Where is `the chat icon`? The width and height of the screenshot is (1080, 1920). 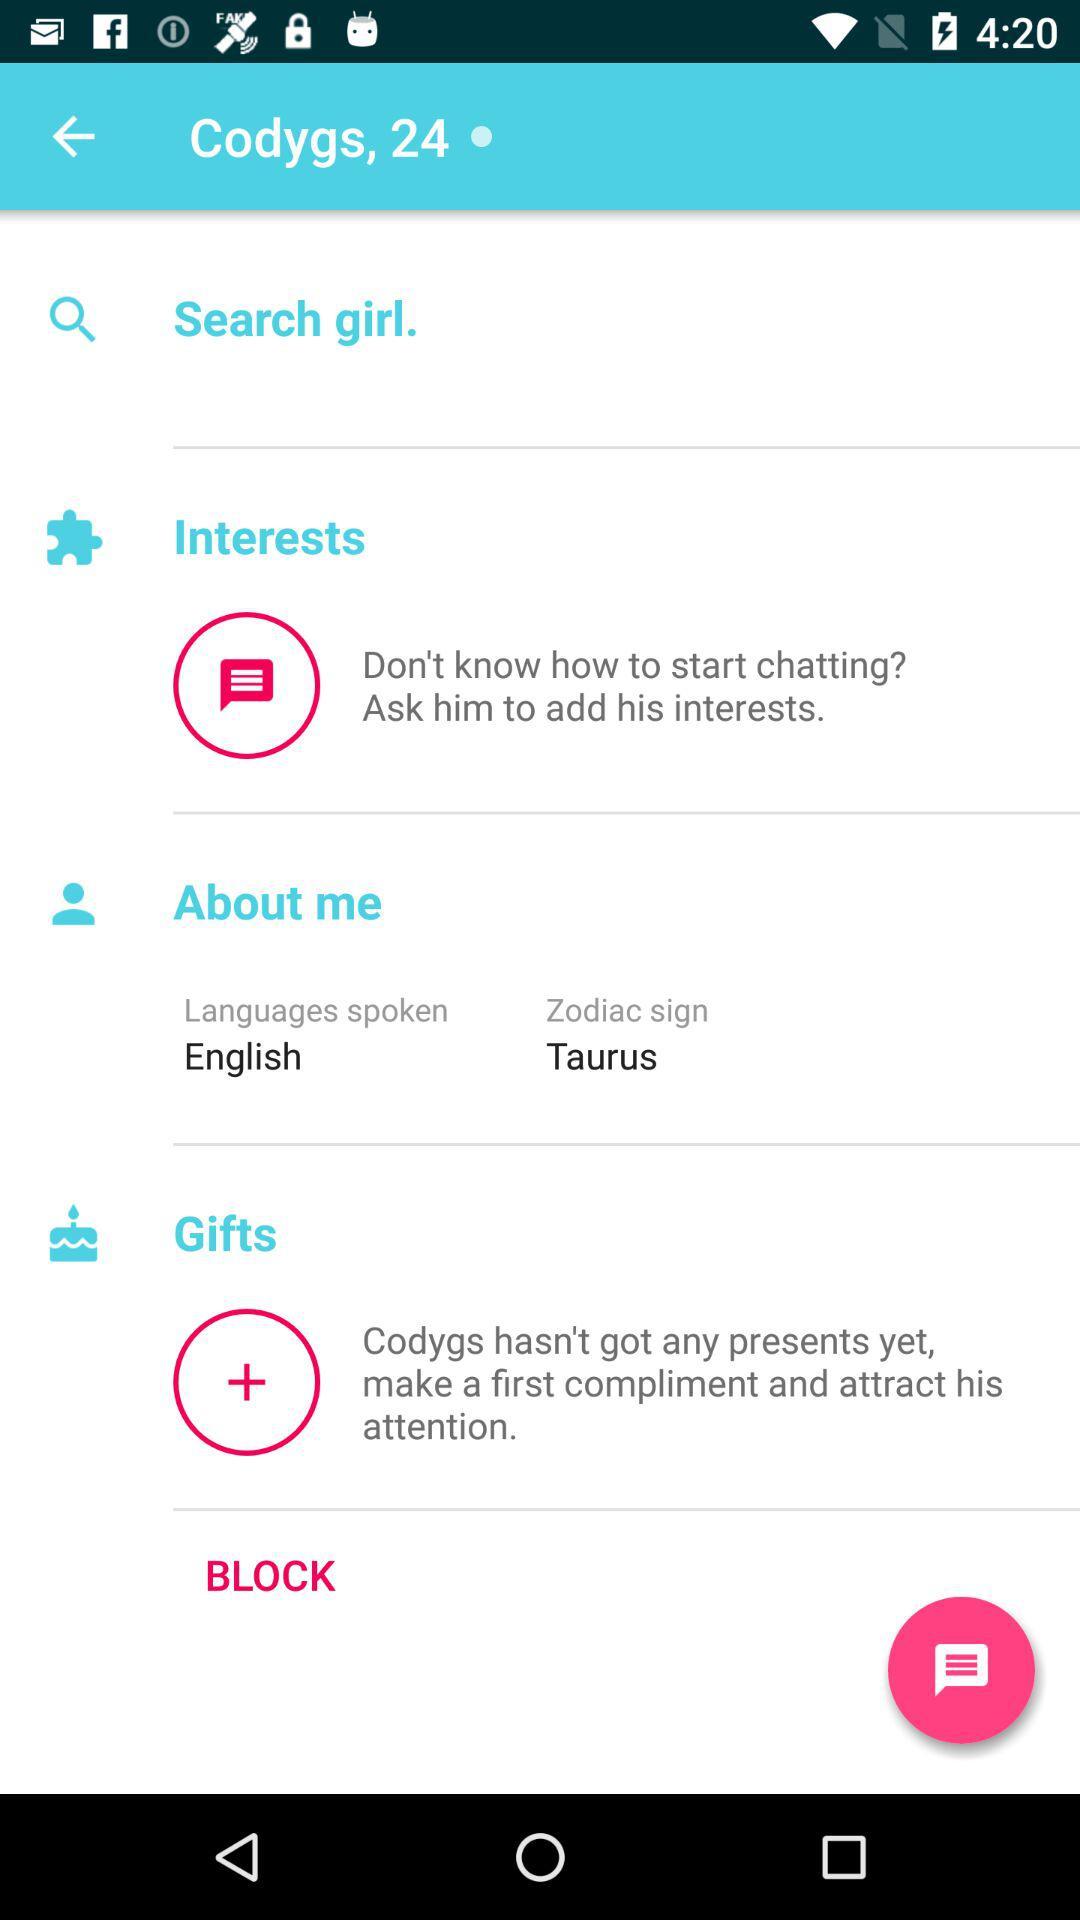
the chat icon is located at coordinates (245, 685).